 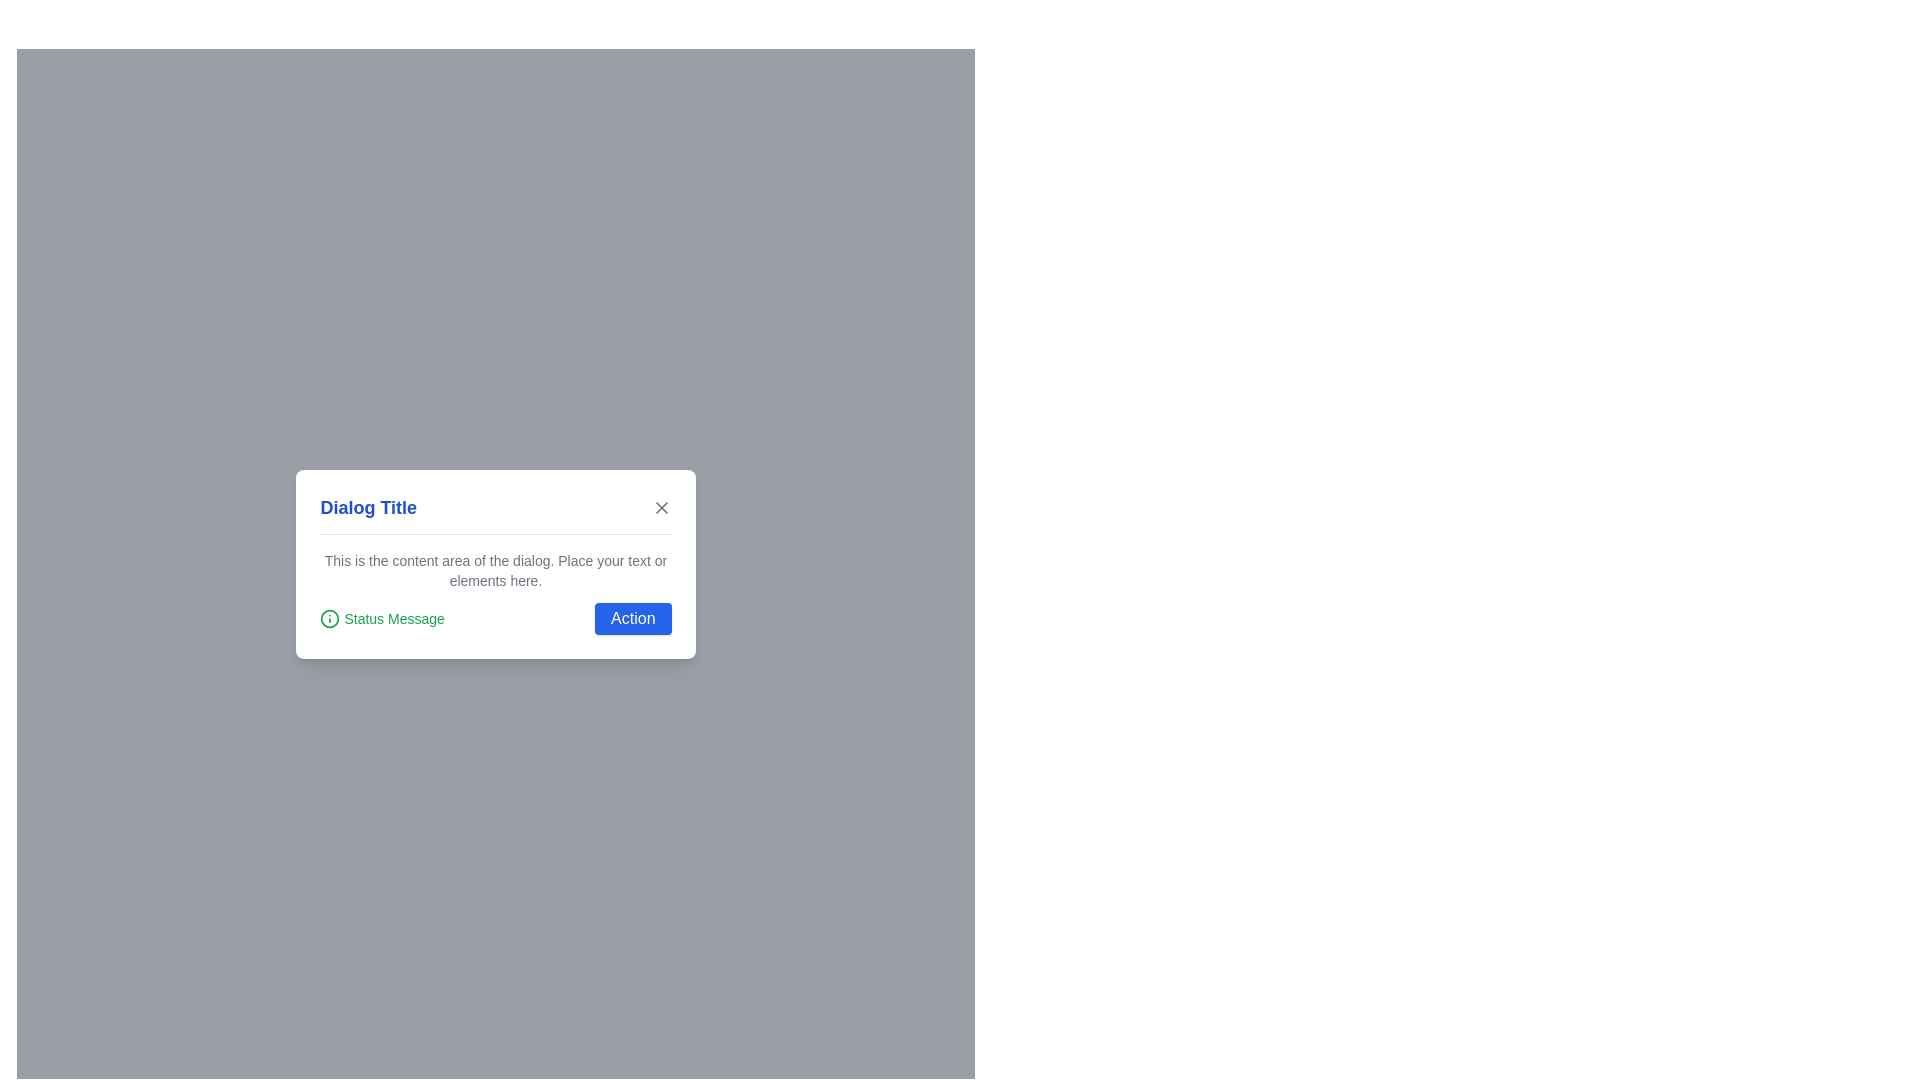 I want to click on text of the 'Dialog Title' label, which is bold, medium-sized, and blue in color, located at the top-left corner of the dialog box, so click(x=368, y=506).